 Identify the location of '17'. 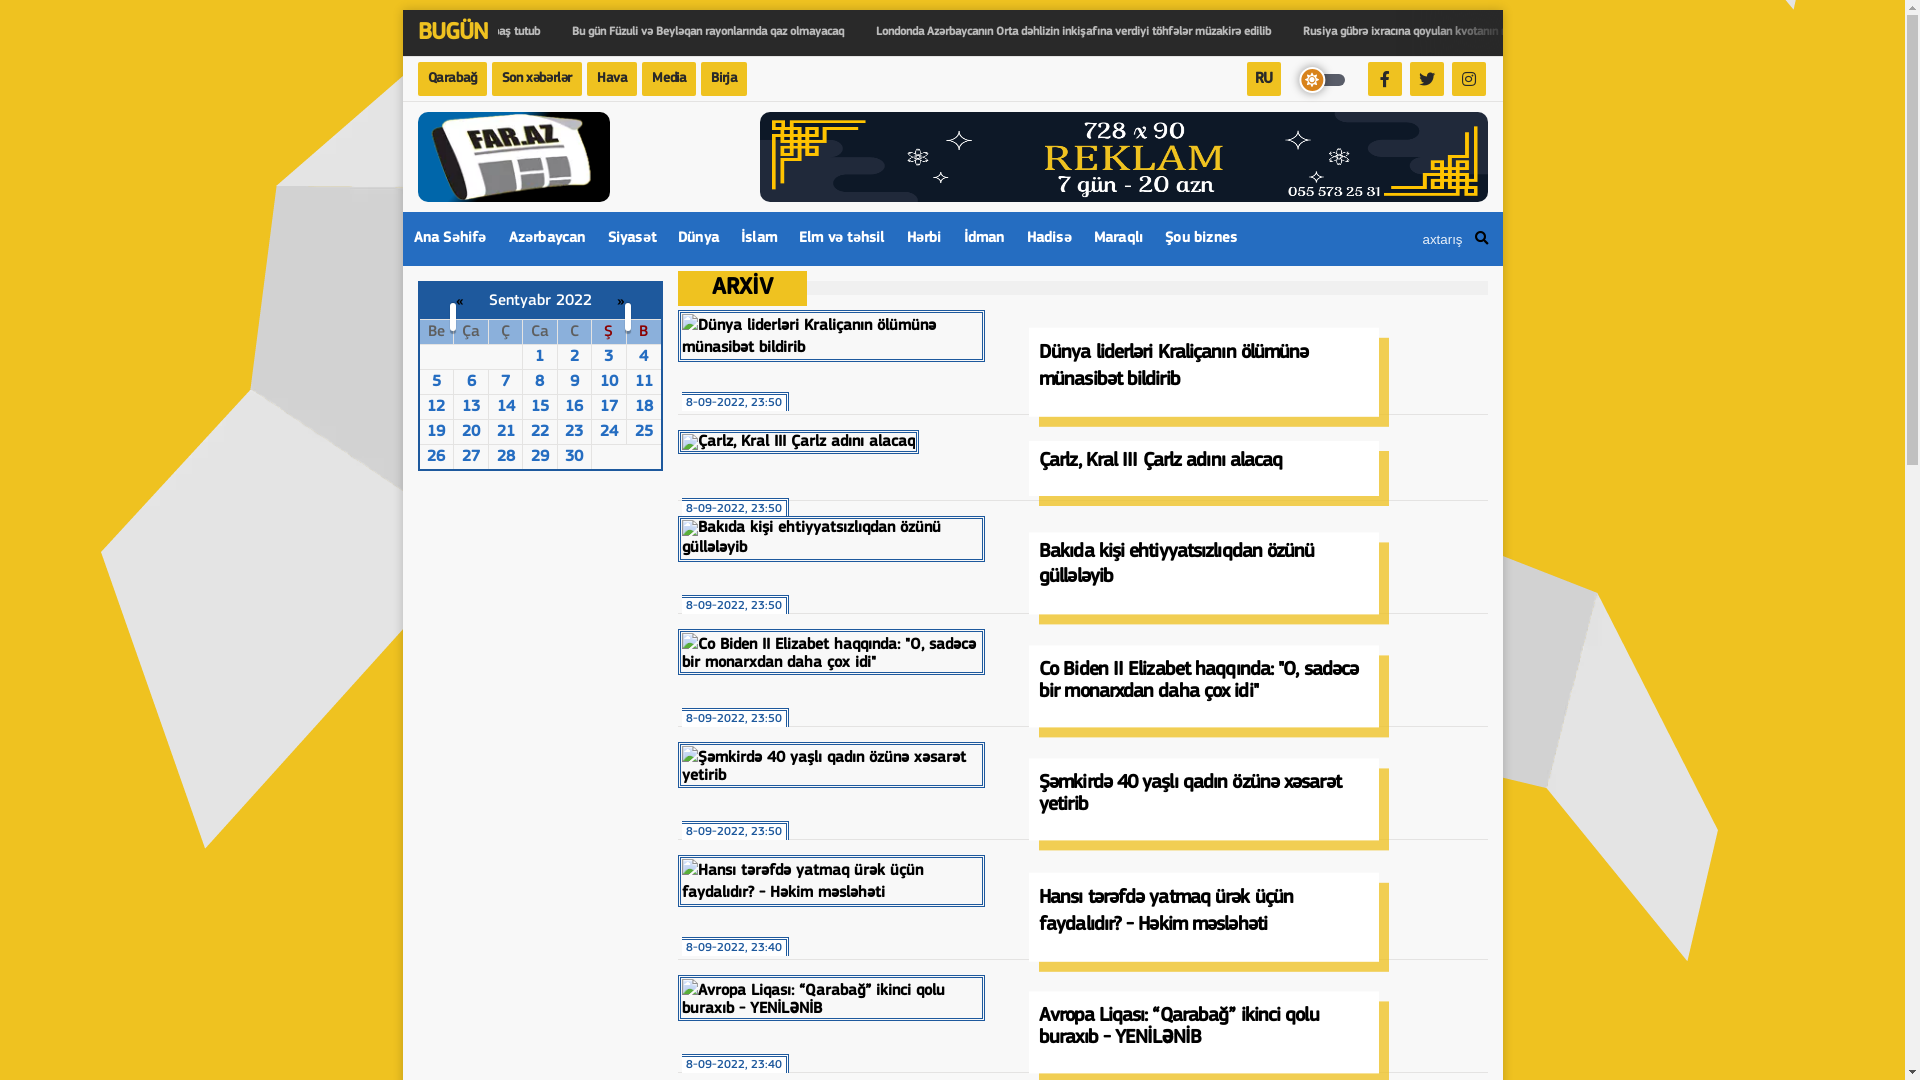
(608, 406).